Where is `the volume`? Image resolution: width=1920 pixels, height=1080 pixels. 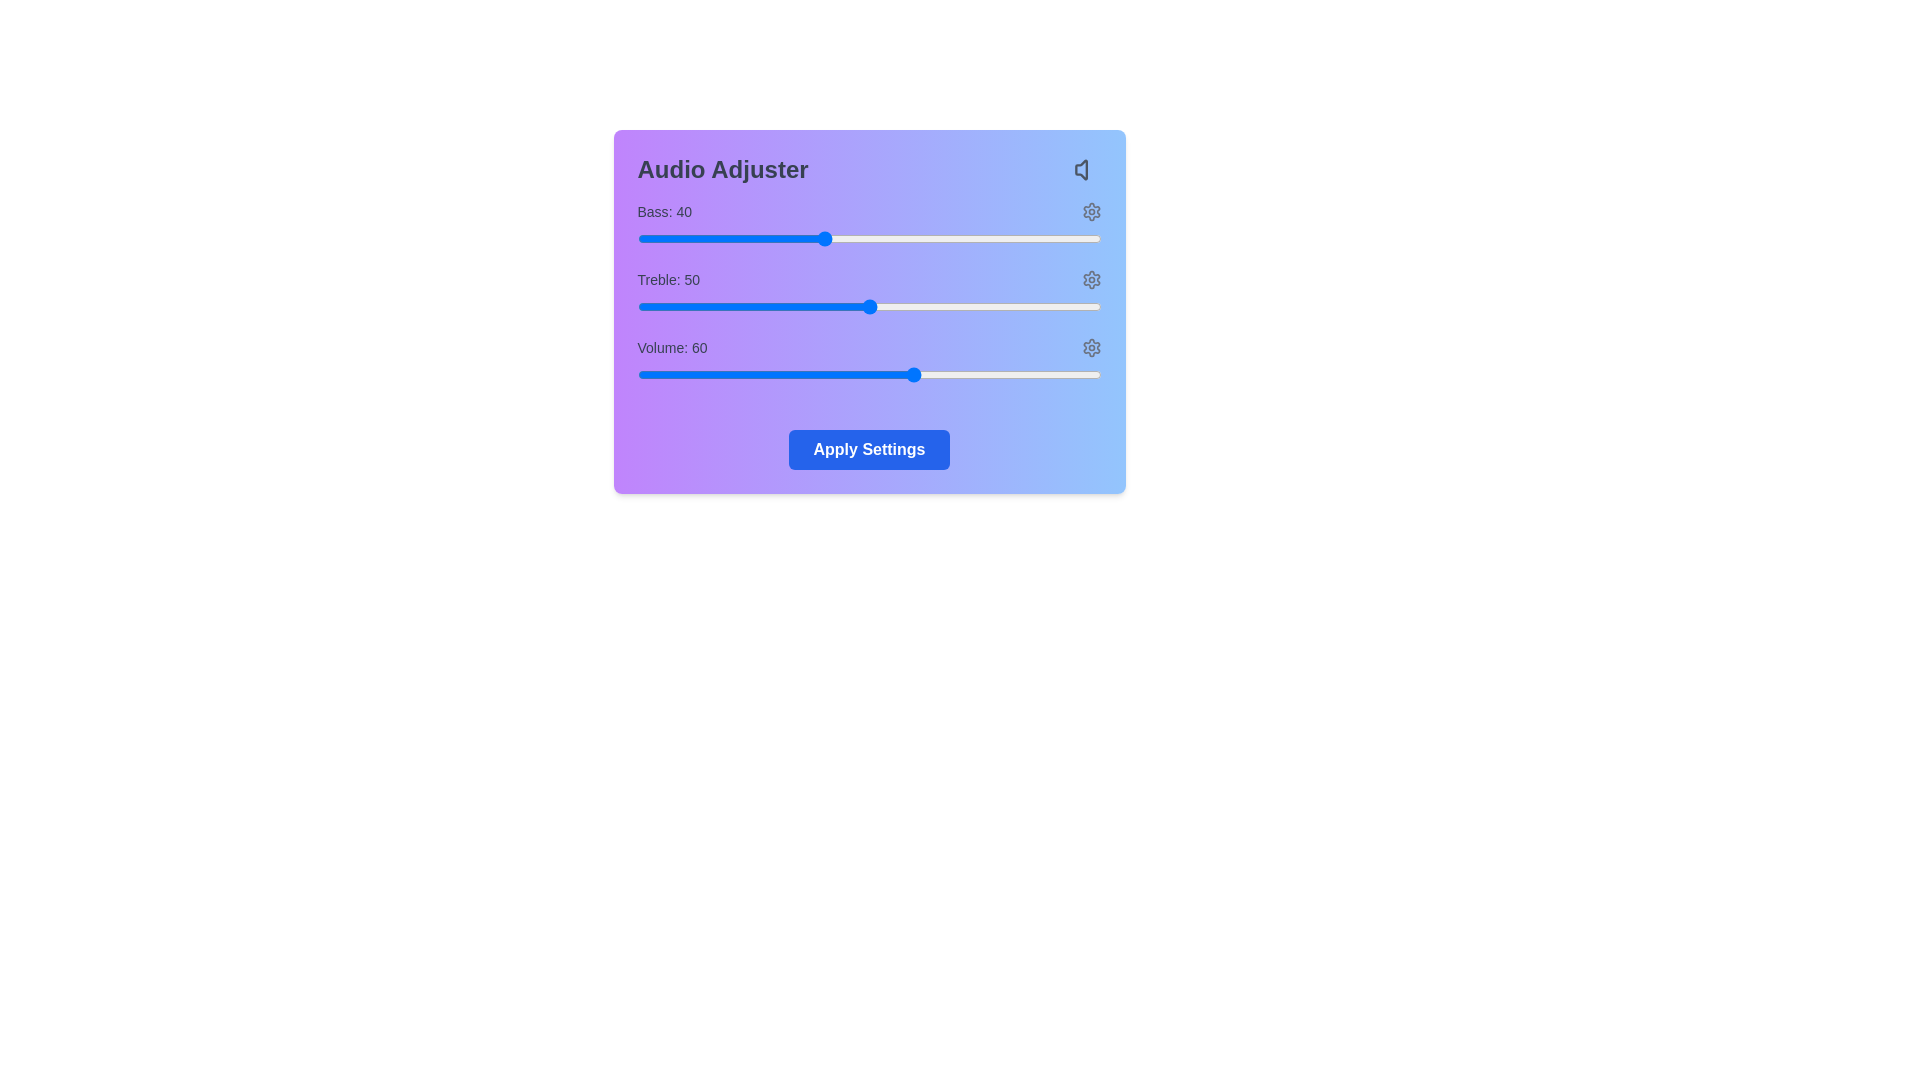
the volume is located at coordinates (1027, 374).